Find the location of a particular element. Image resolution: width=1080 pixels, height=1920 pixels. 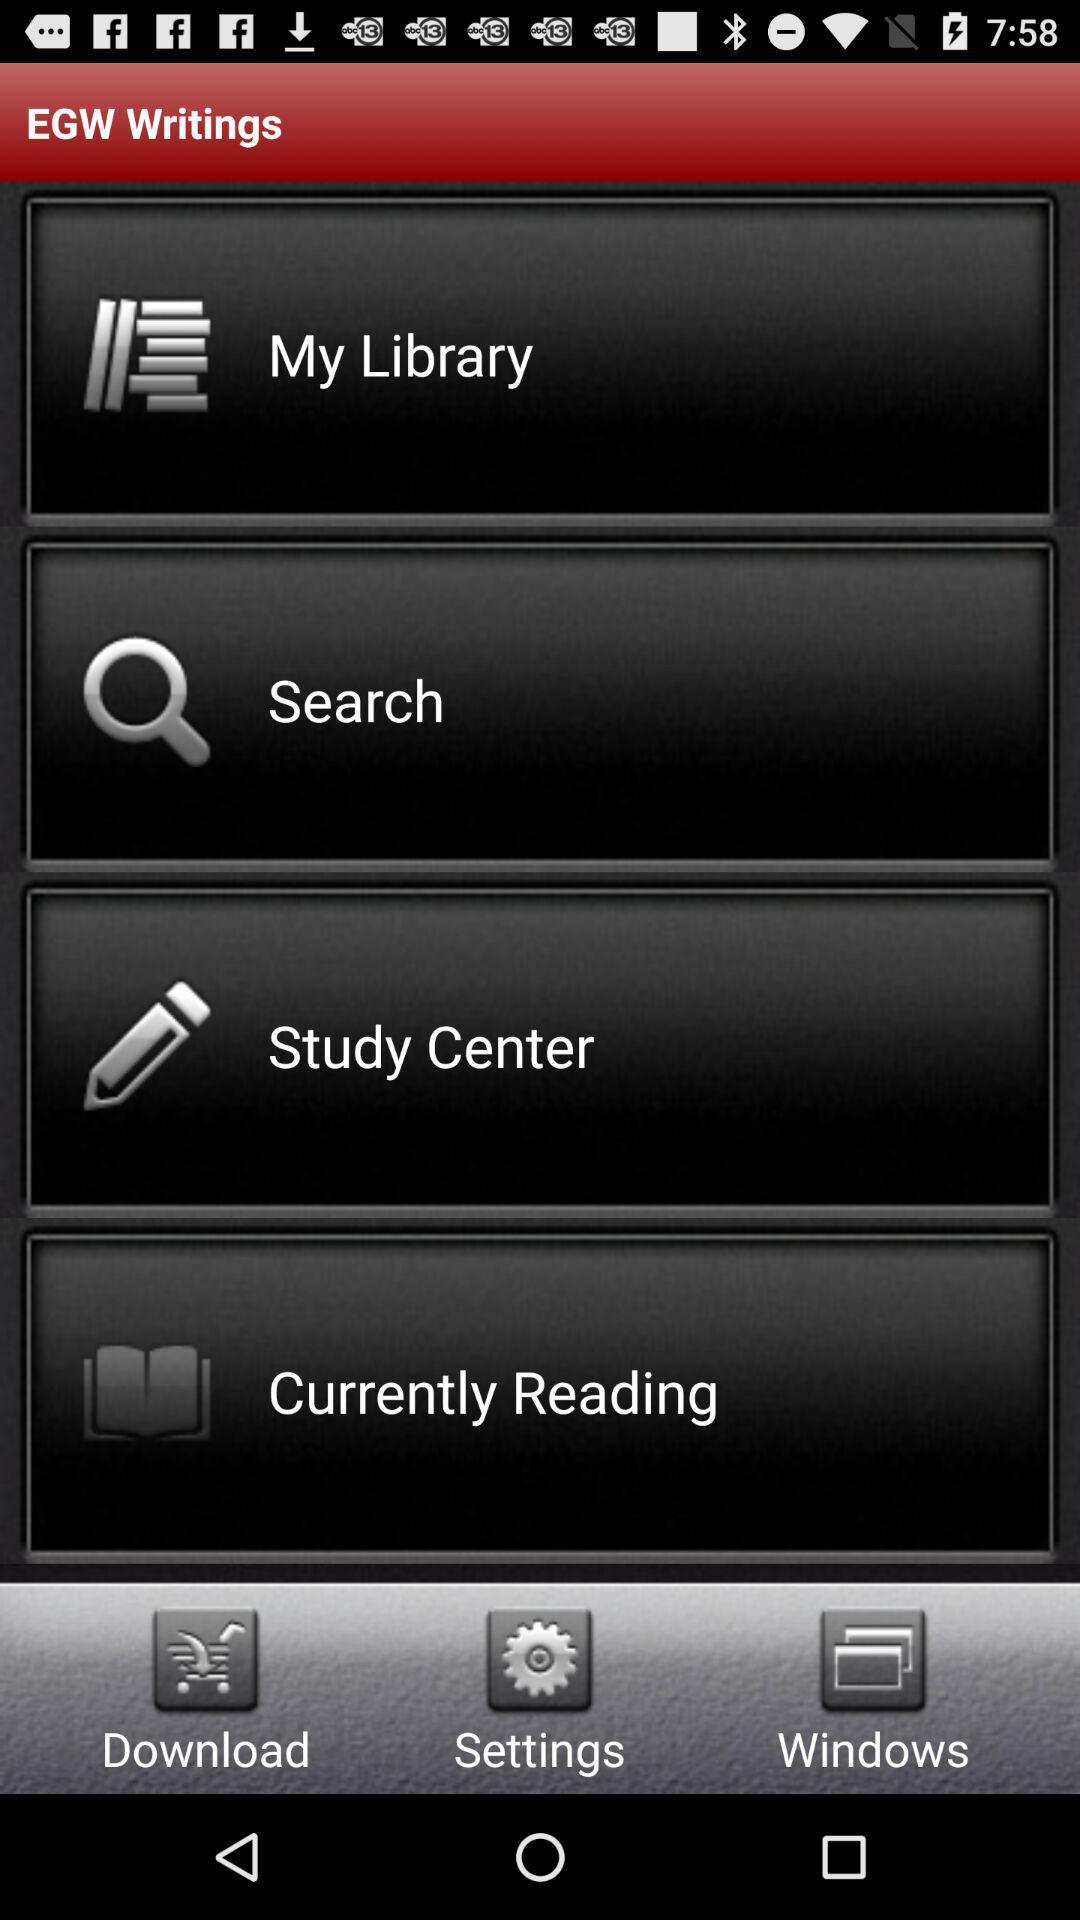

site settings is located at coordinates (538, 1660).